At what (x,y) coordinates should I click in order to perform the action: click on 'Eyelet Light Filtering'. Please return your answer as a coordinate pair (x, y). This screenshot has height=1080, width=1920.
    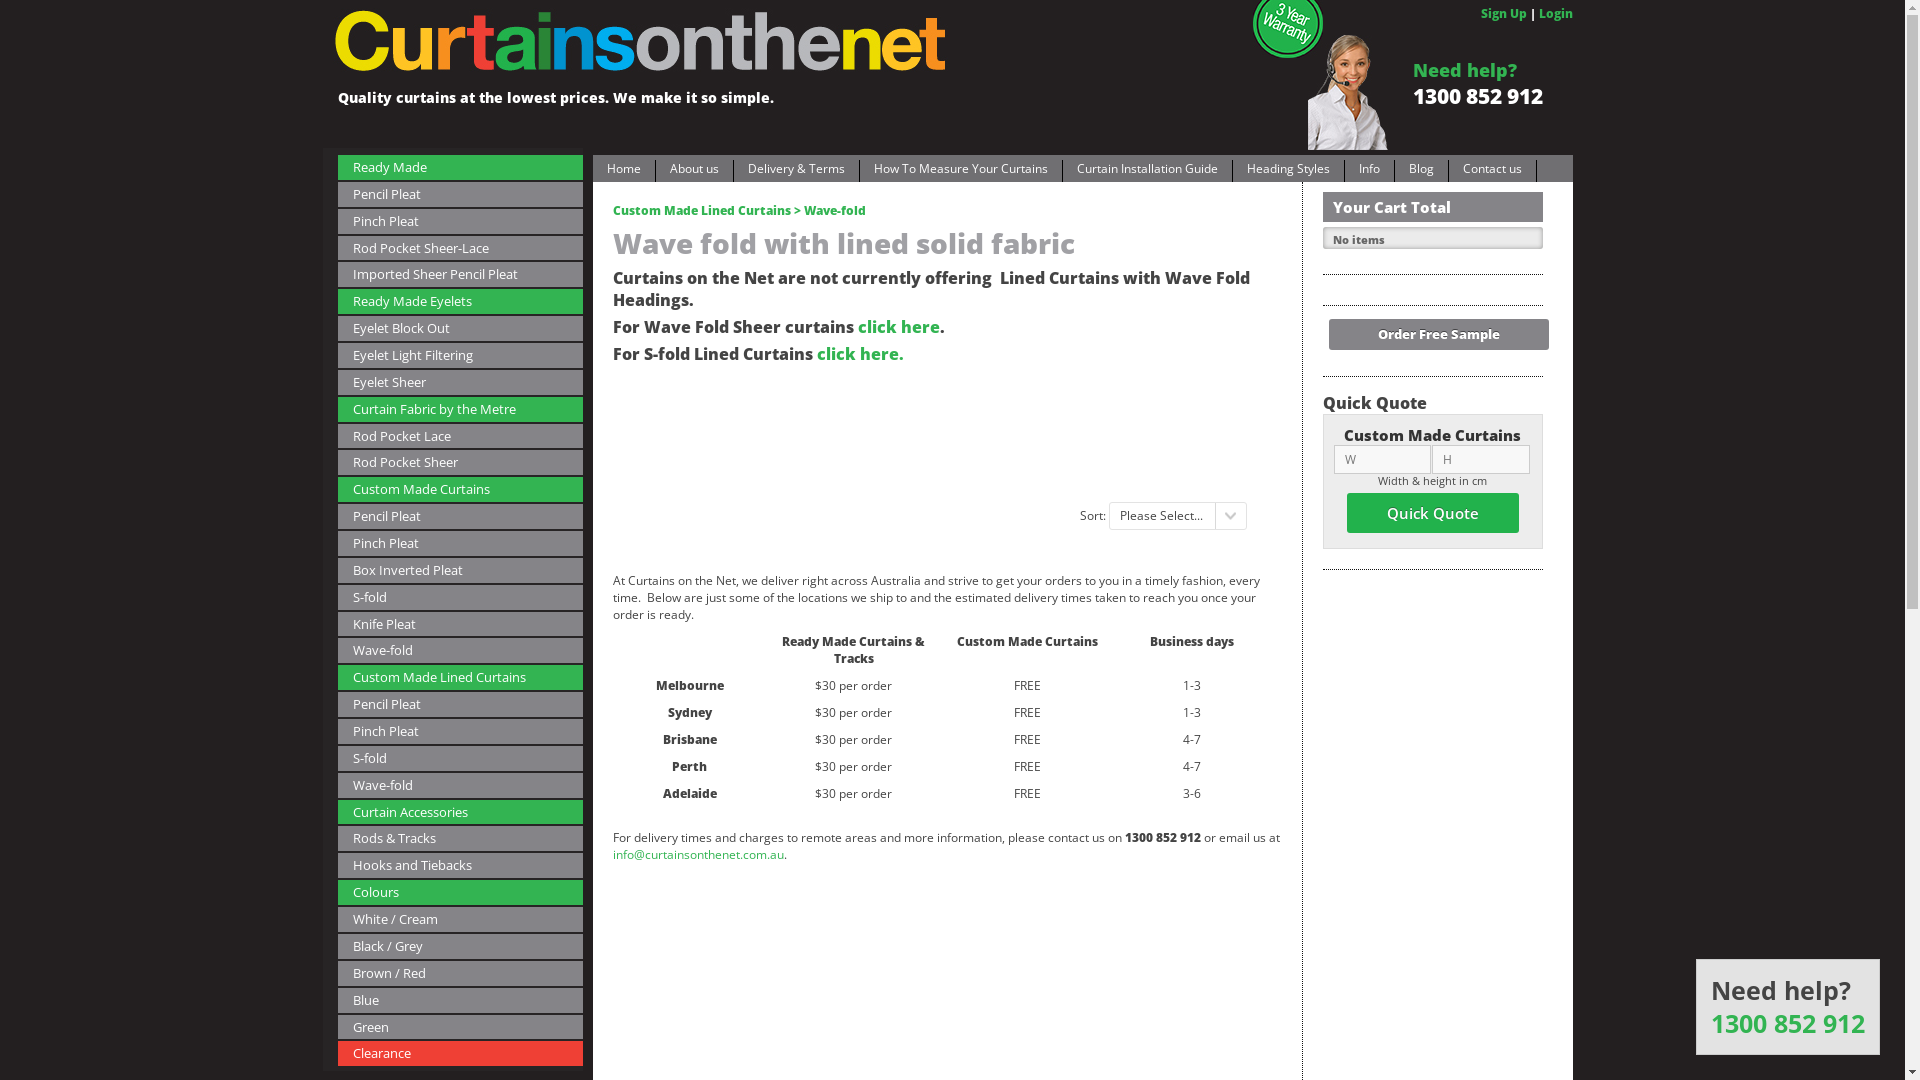
    Looking at the image, I should click on (459, 354).